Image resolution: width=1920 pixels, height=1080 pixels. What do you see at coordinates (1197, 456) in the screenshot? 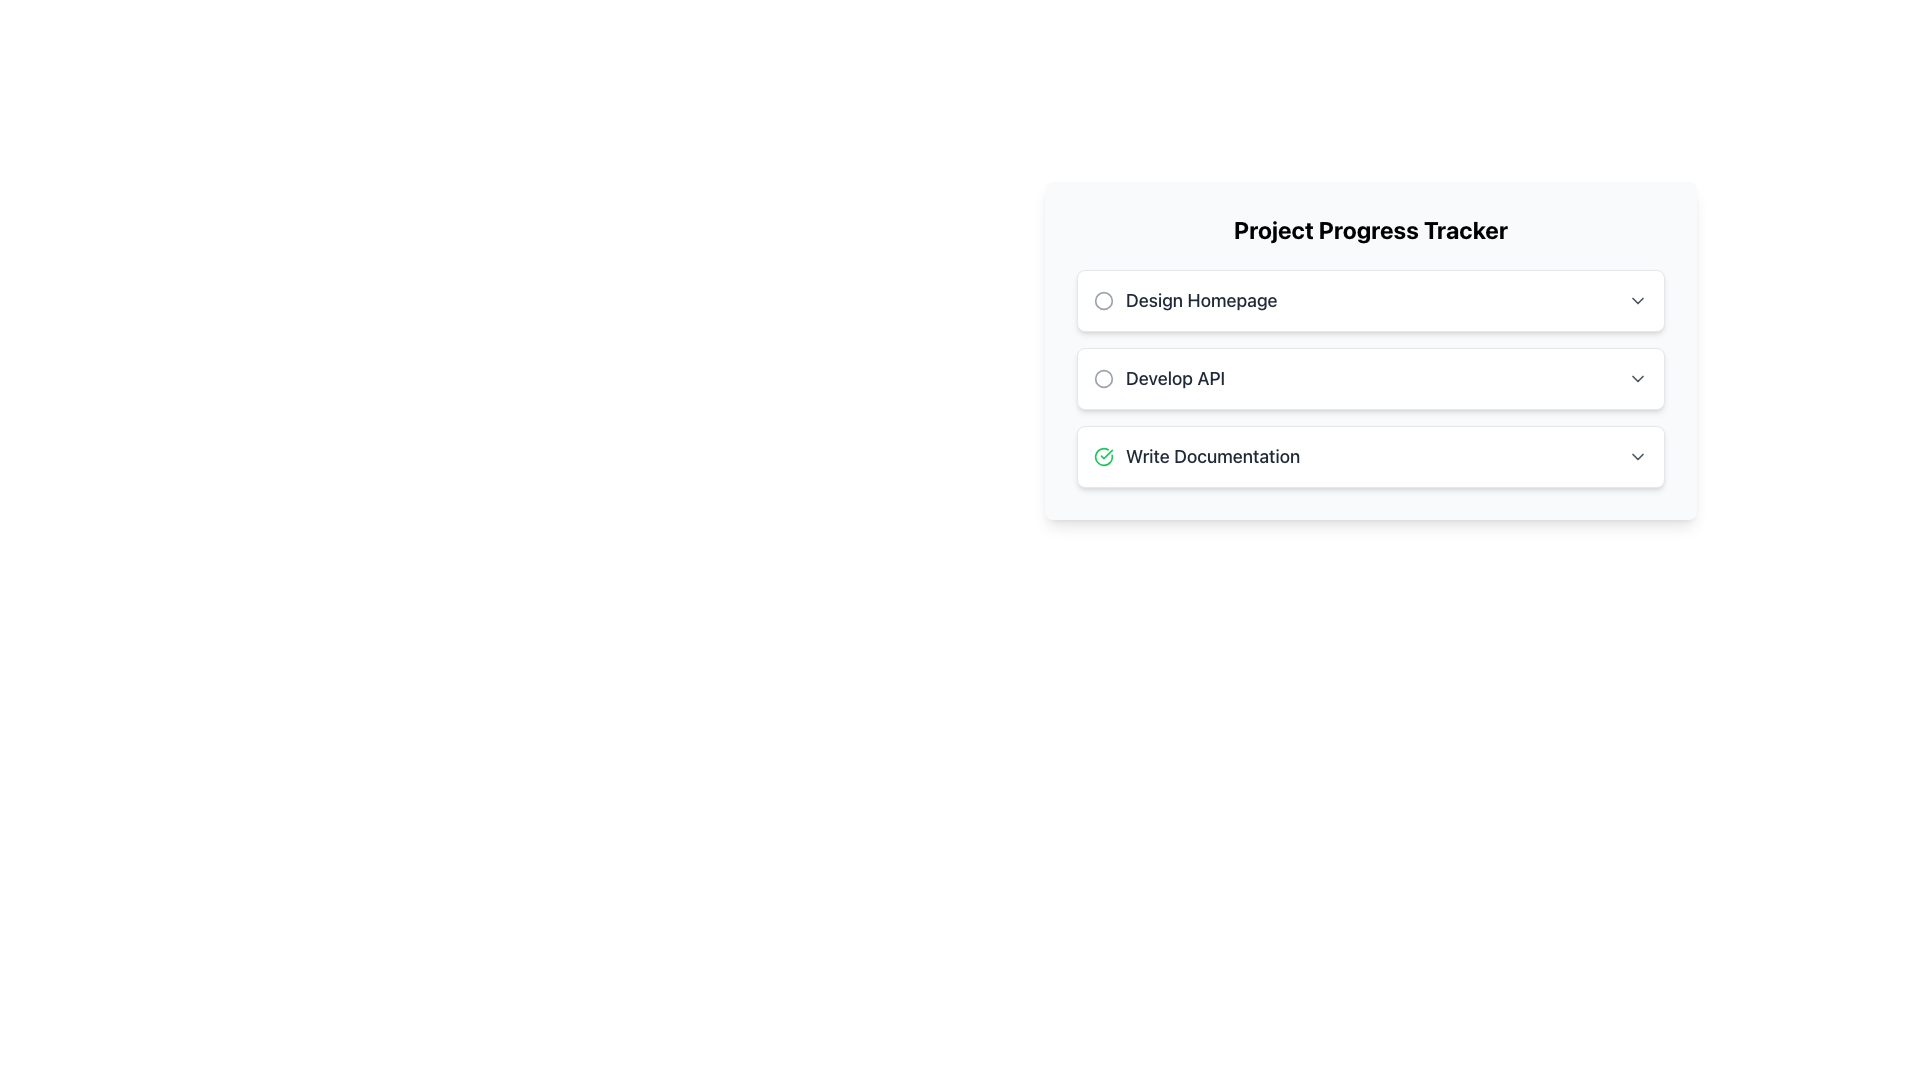
I see `the completed task list item named 'Write Documentation', which is the third item in the task list and visually positioned below 'Develop API'` at bounding box center [1197, 456].